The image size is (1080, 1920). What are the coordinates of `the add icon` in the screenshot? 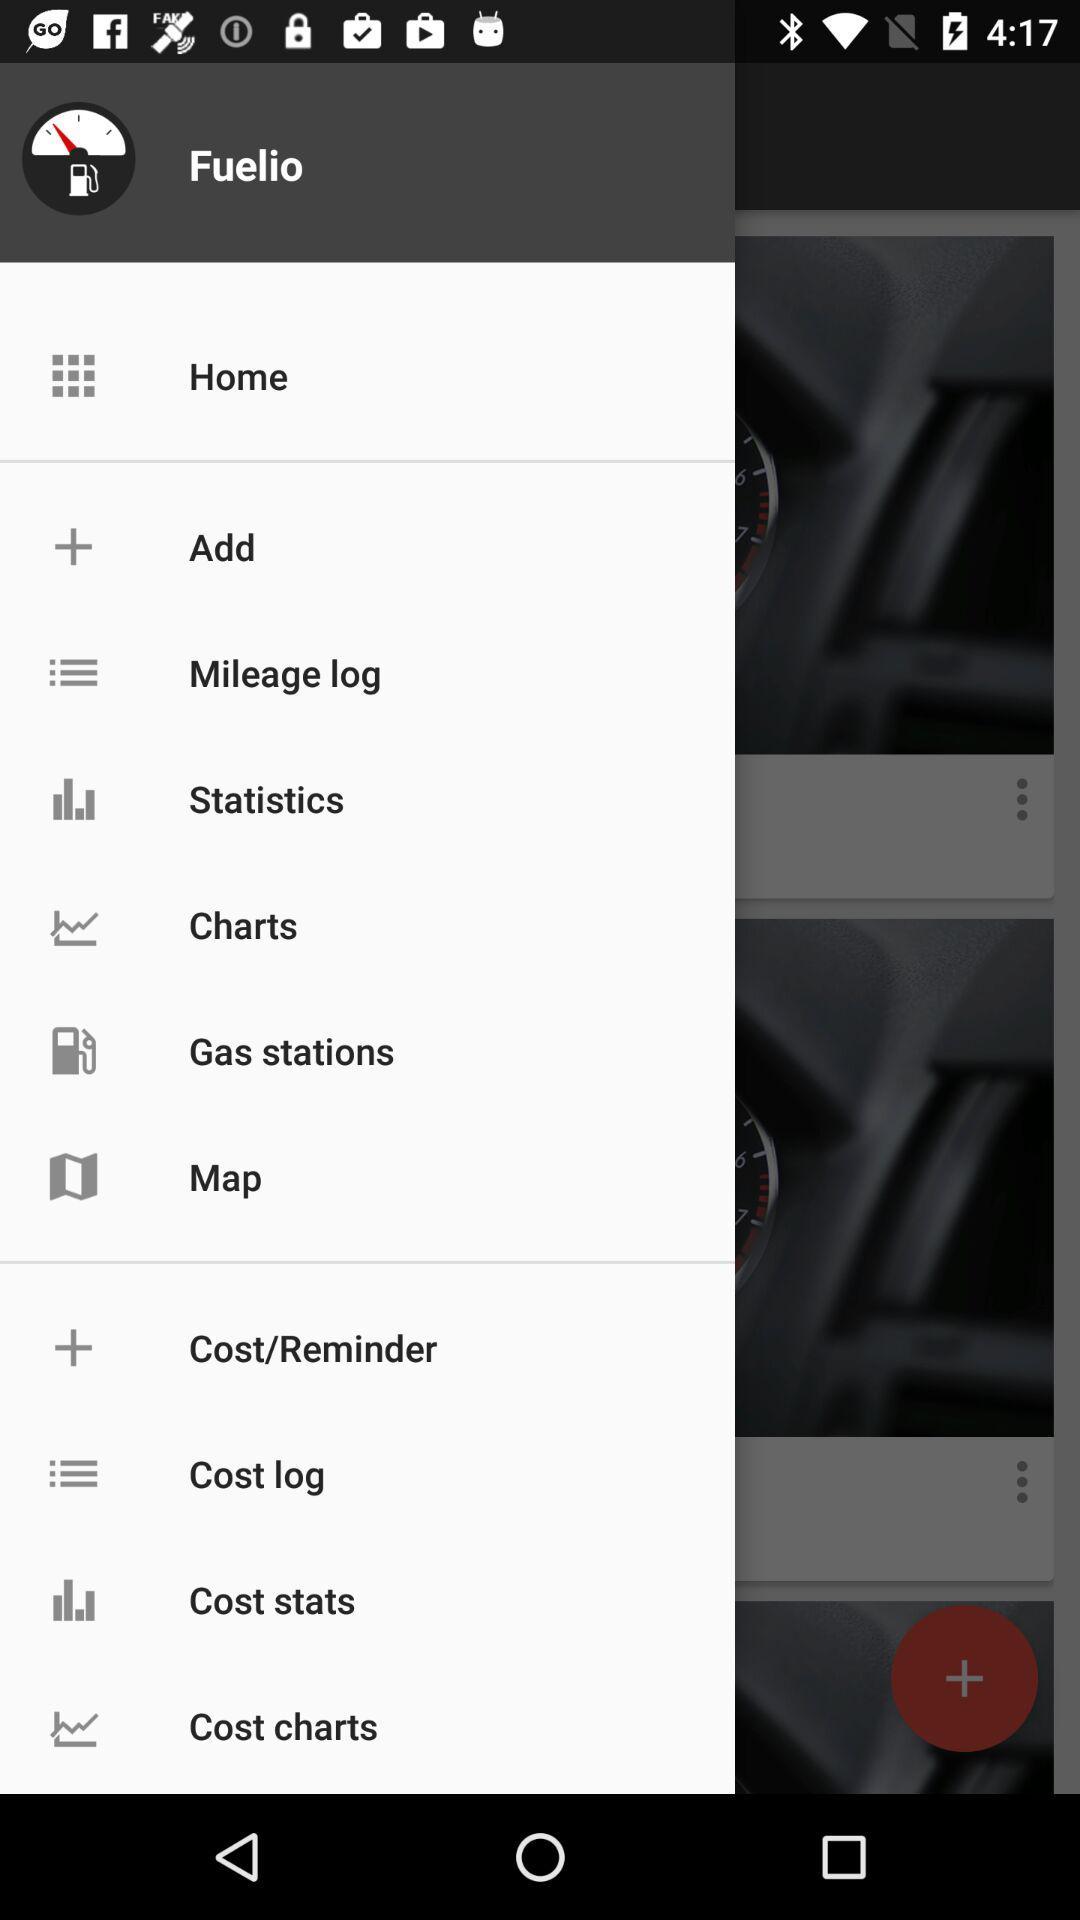 It's located at (963, 1678).